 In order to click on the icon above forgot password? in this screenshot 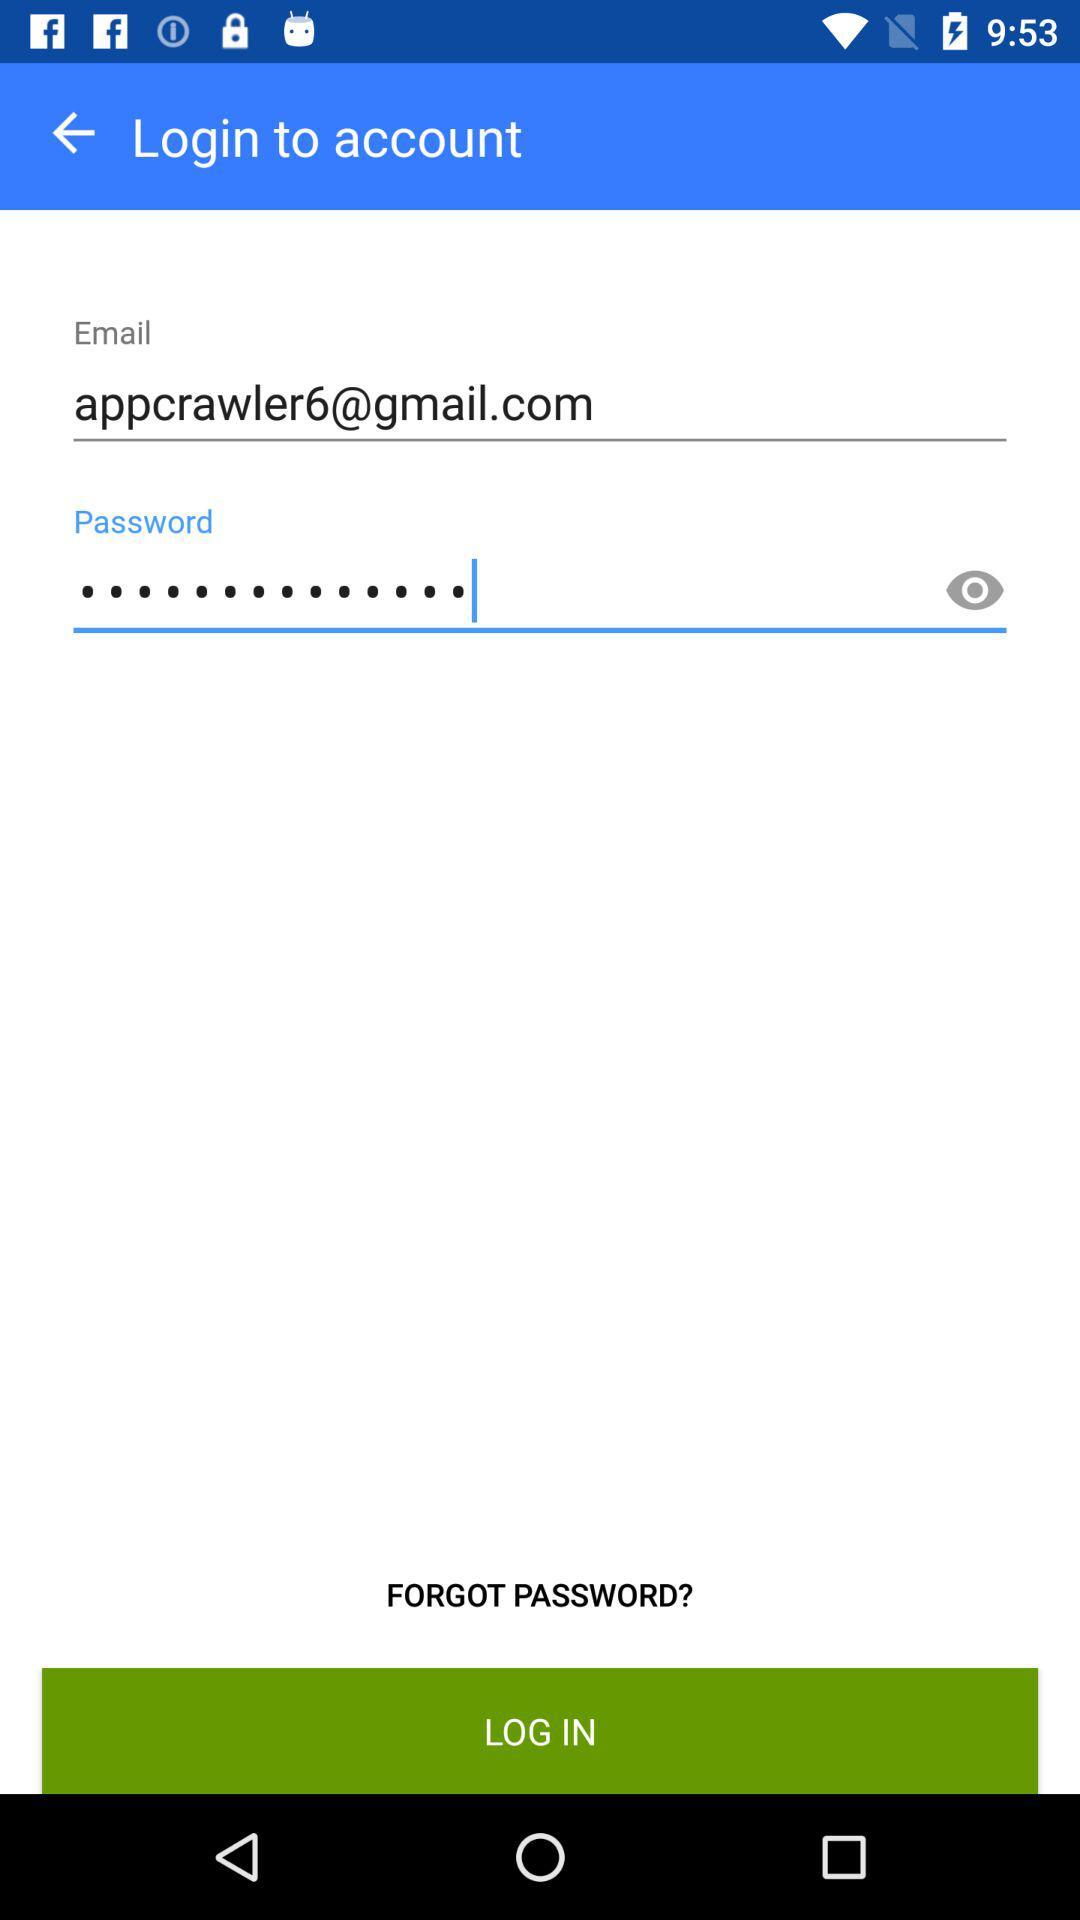, I will do `click(540, 590)`.